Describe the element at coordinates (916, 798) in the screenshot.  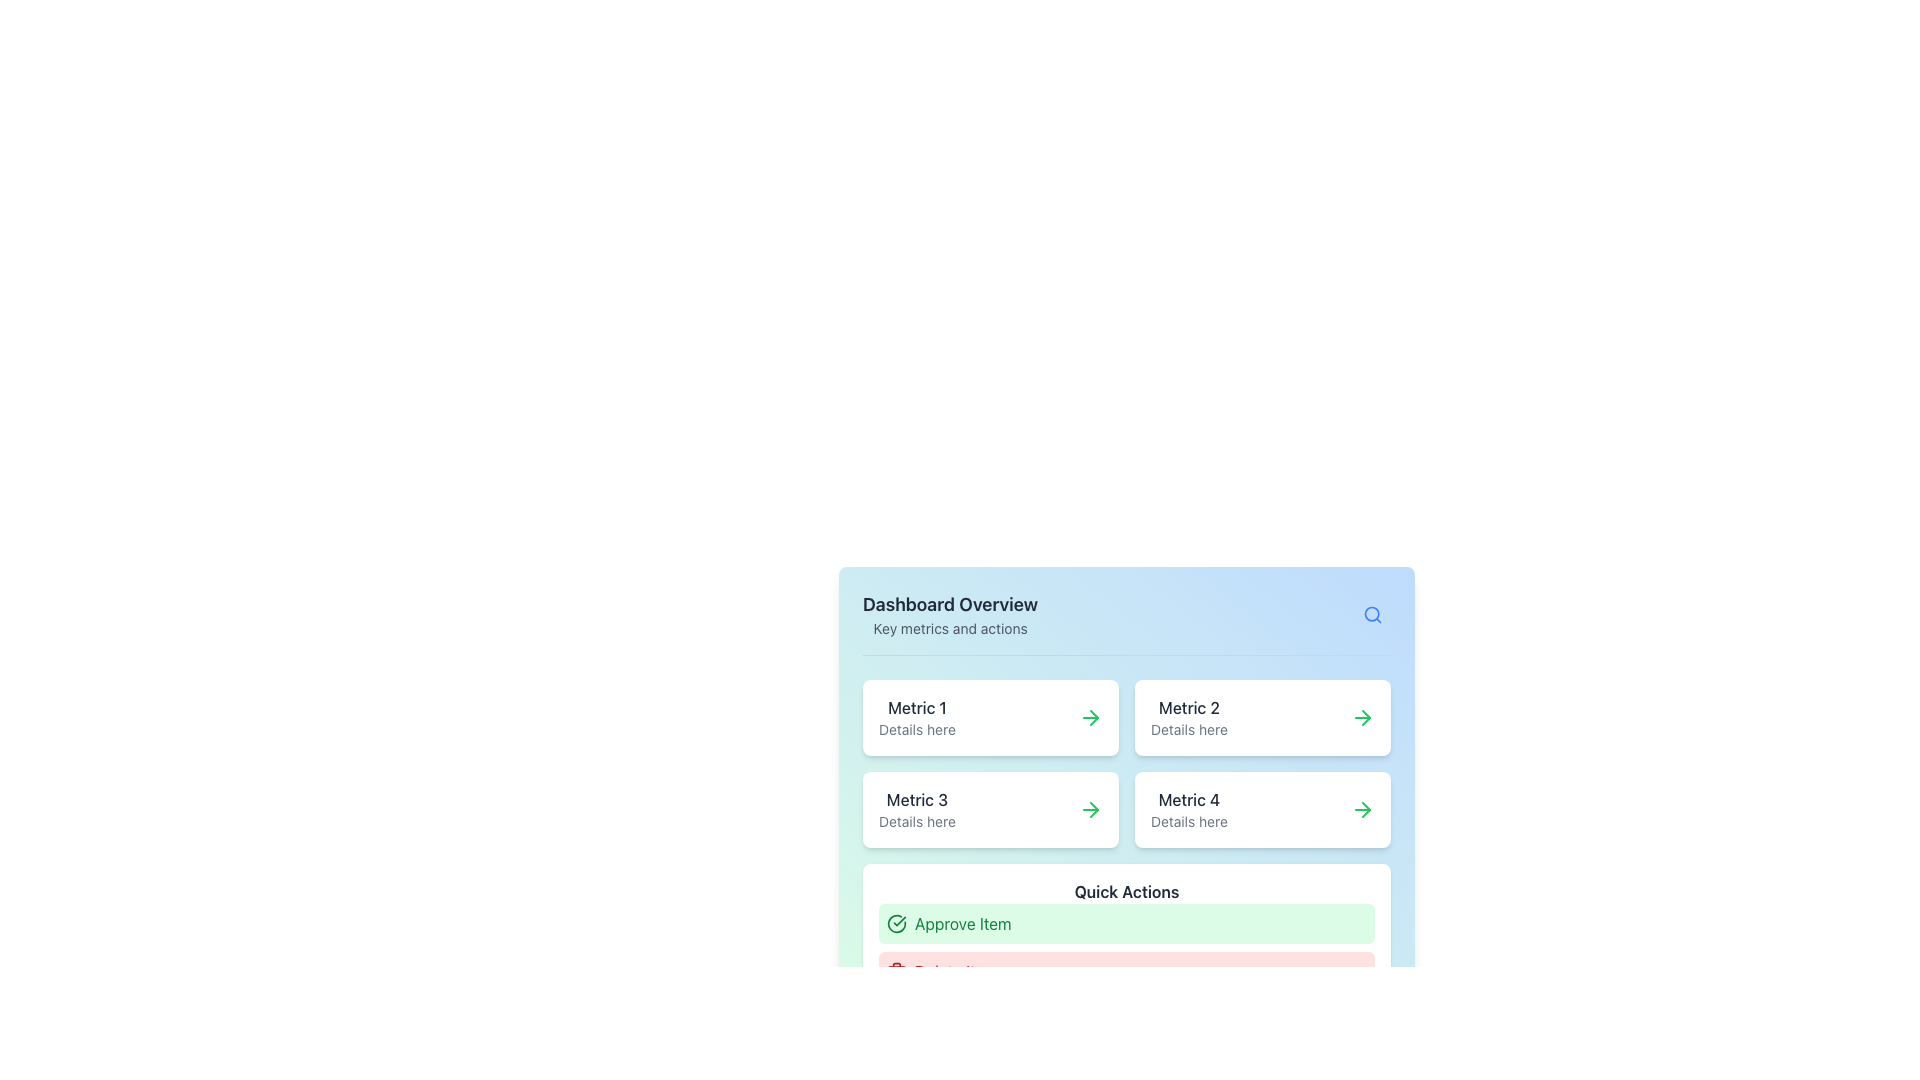
I see `the static text element labeled 'Metric 3' in the bottom-left corner of the 'Dashboard Overview' section, which serves as a title for nearby metrics` at that location.